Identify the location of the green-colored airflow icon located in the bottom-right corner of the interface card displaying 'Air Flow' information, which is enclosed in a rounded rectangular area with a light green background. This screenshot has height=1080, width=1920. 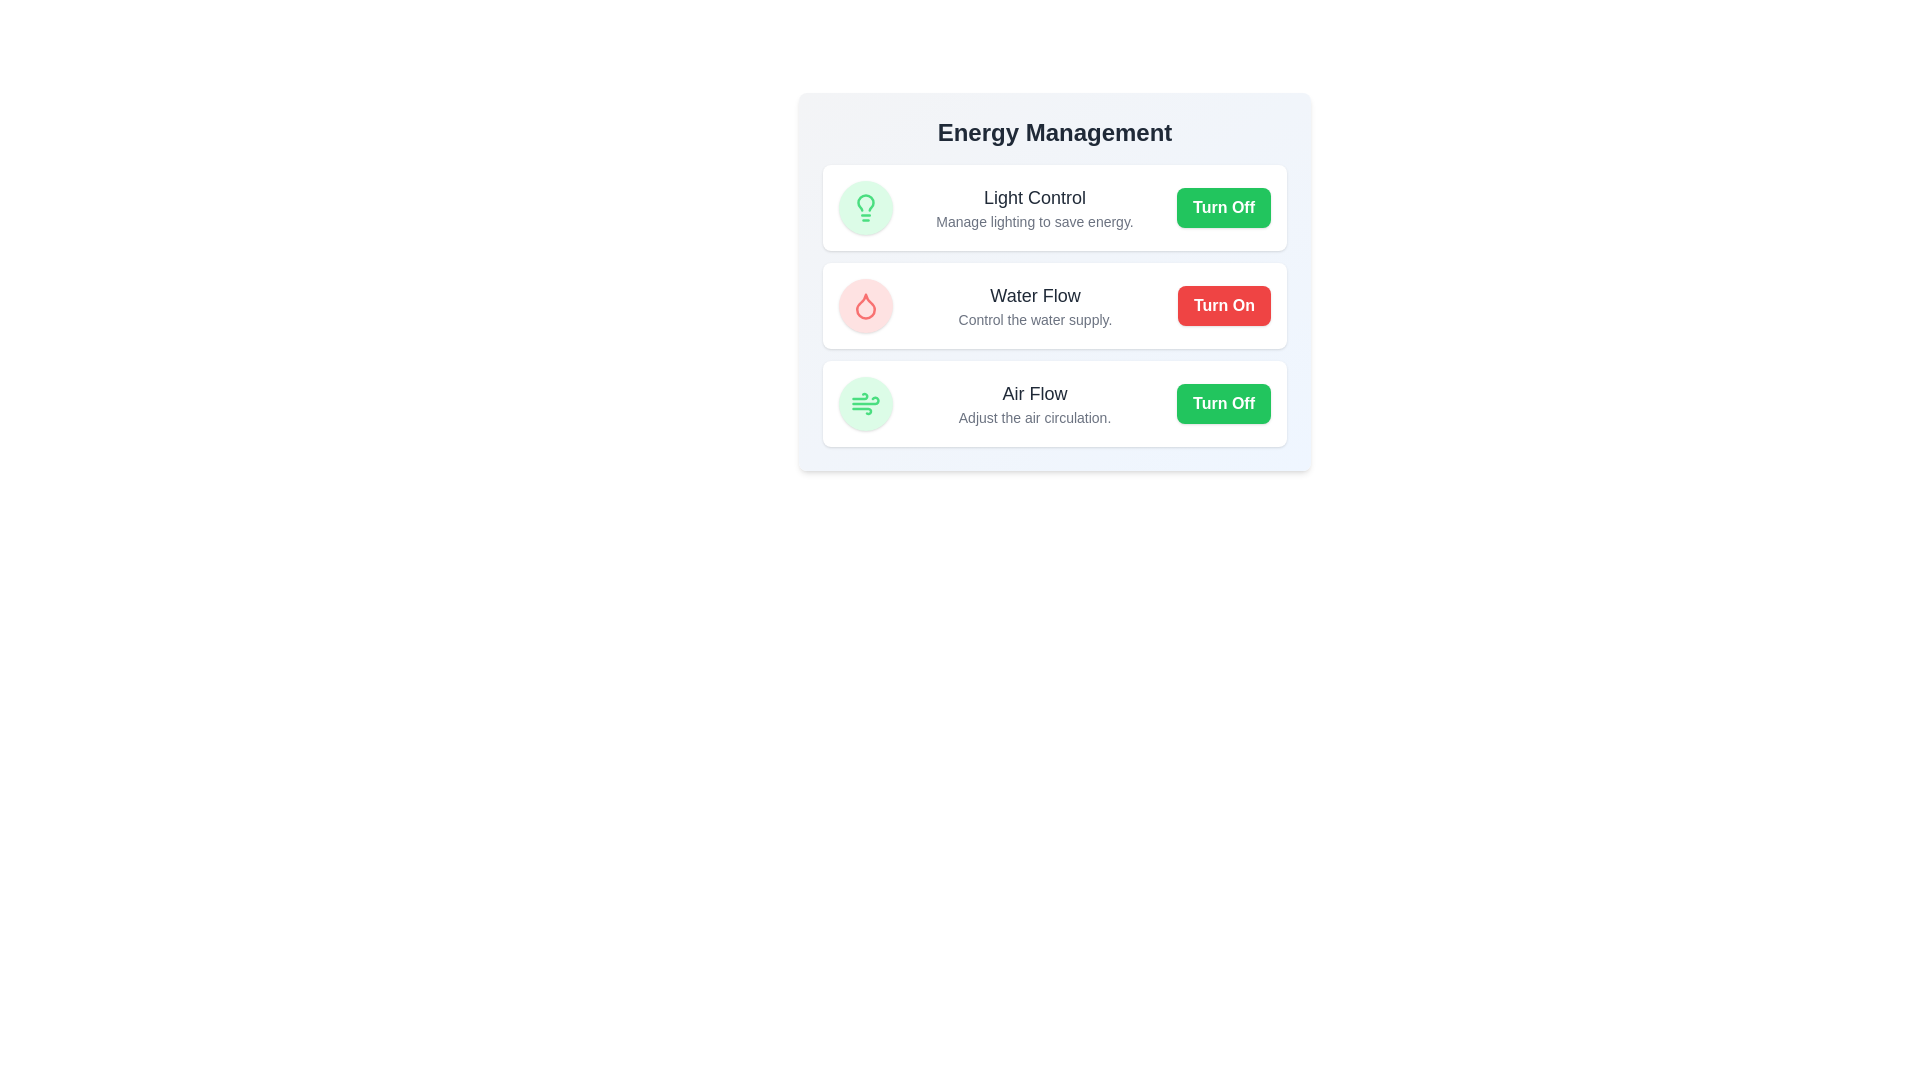
(865, 404).